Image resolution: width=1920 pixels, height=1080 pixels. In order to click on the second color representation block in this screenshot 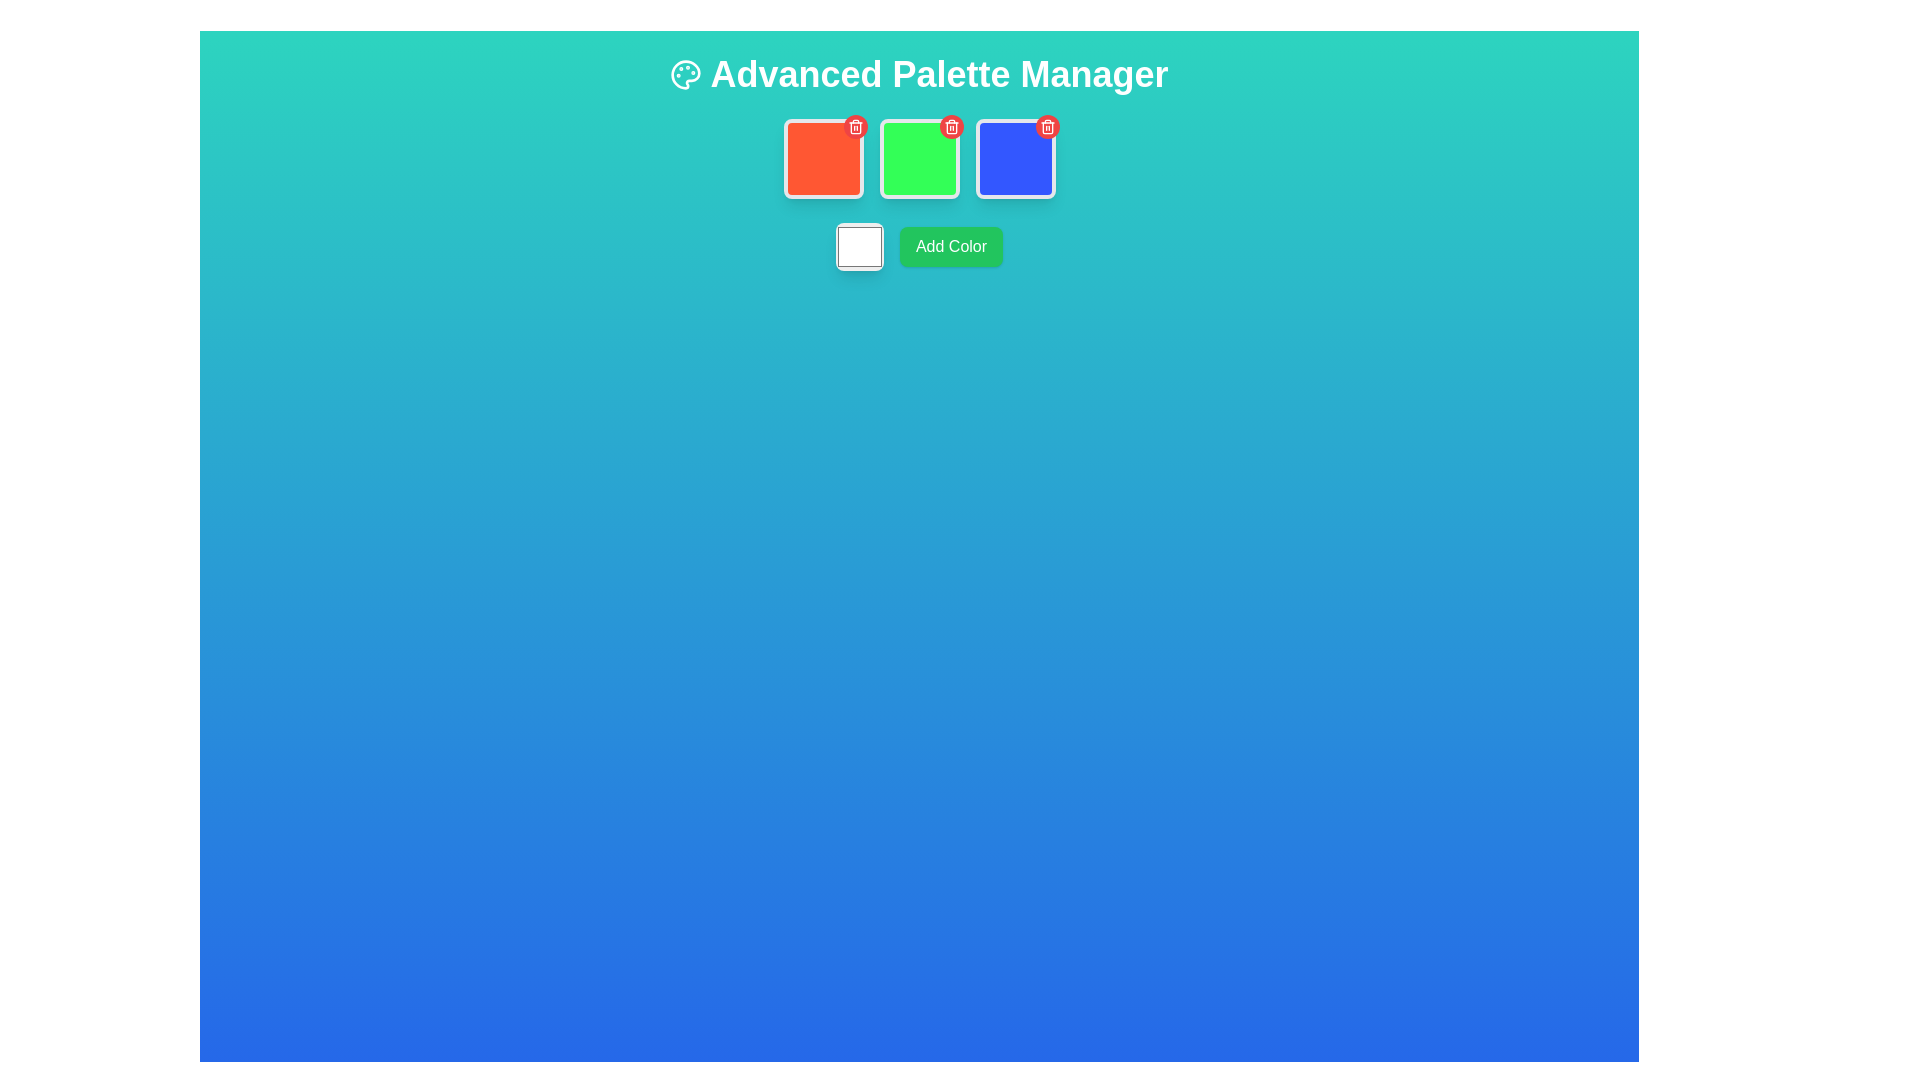, I will do `click(918, 157)`.